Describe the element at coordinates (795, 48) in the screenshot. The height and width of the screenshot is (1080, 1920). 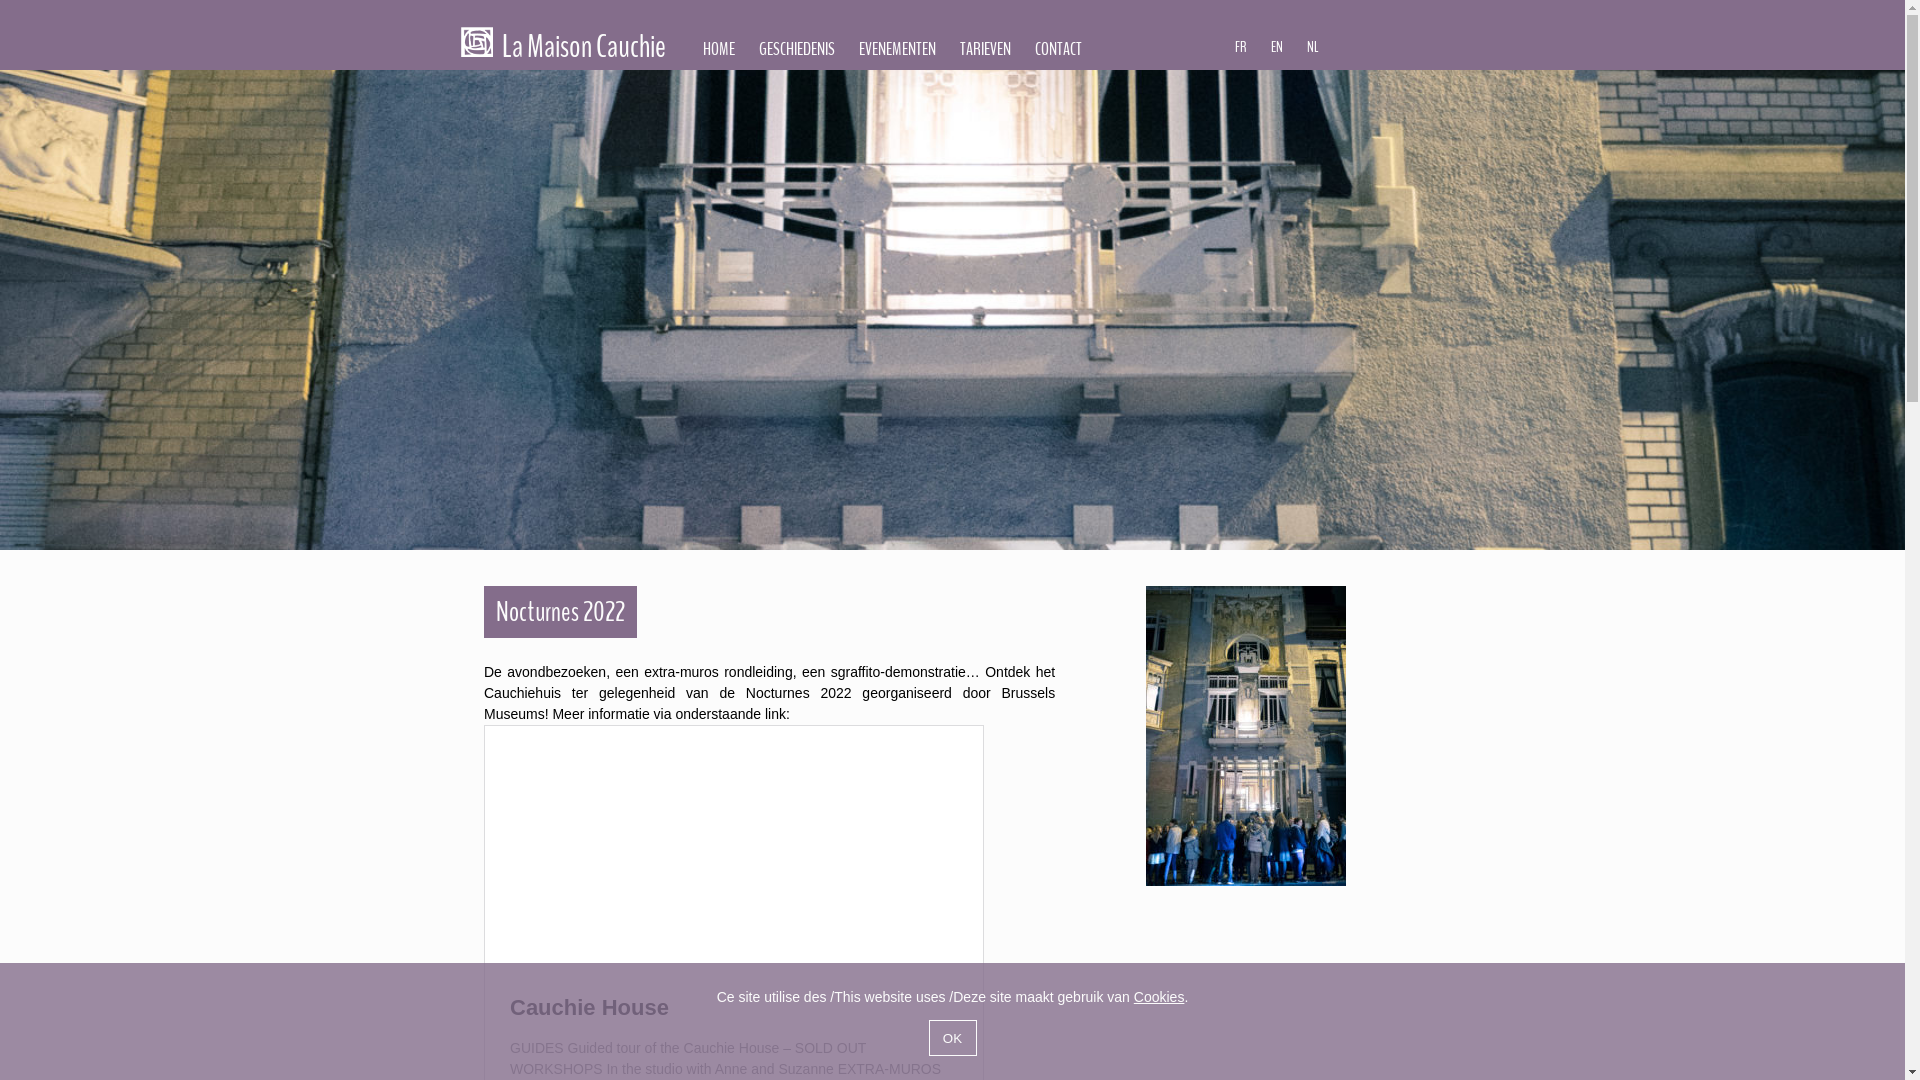
I see `'GESCHIEDENIS'` at that location.